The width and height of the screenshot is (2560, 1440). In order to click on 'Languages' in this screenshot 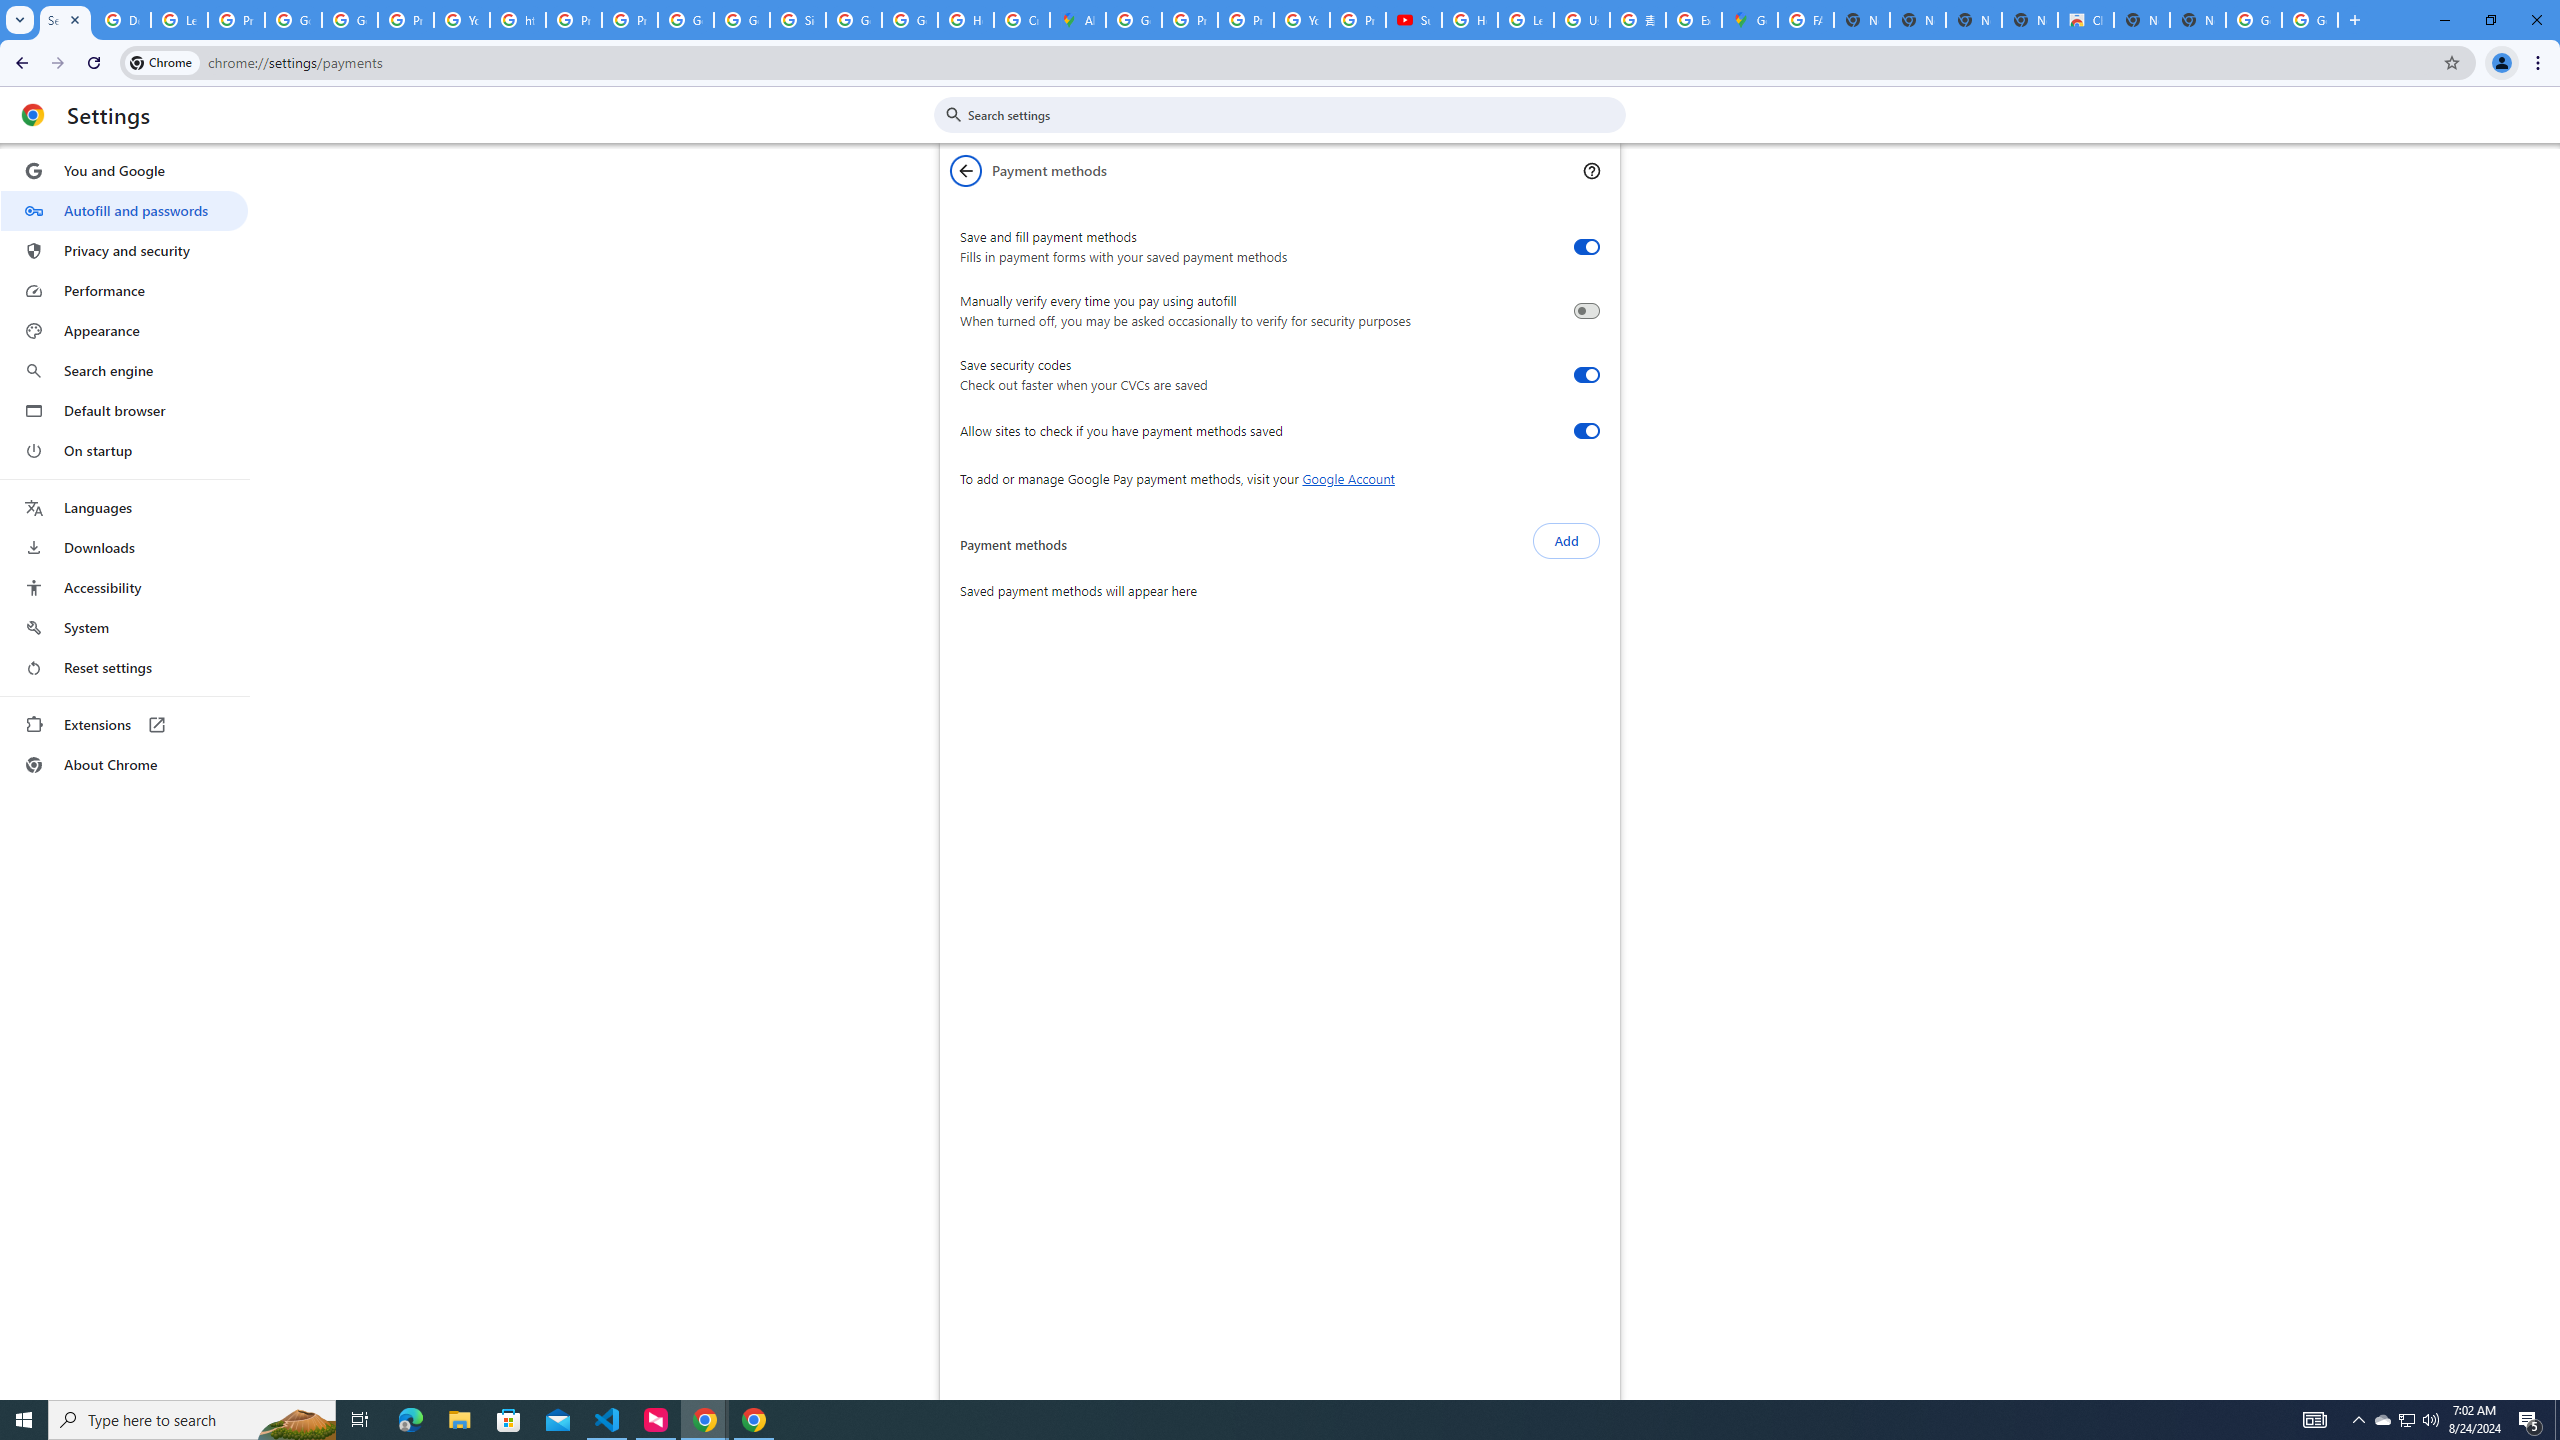, I will do `click(123, 508)`.